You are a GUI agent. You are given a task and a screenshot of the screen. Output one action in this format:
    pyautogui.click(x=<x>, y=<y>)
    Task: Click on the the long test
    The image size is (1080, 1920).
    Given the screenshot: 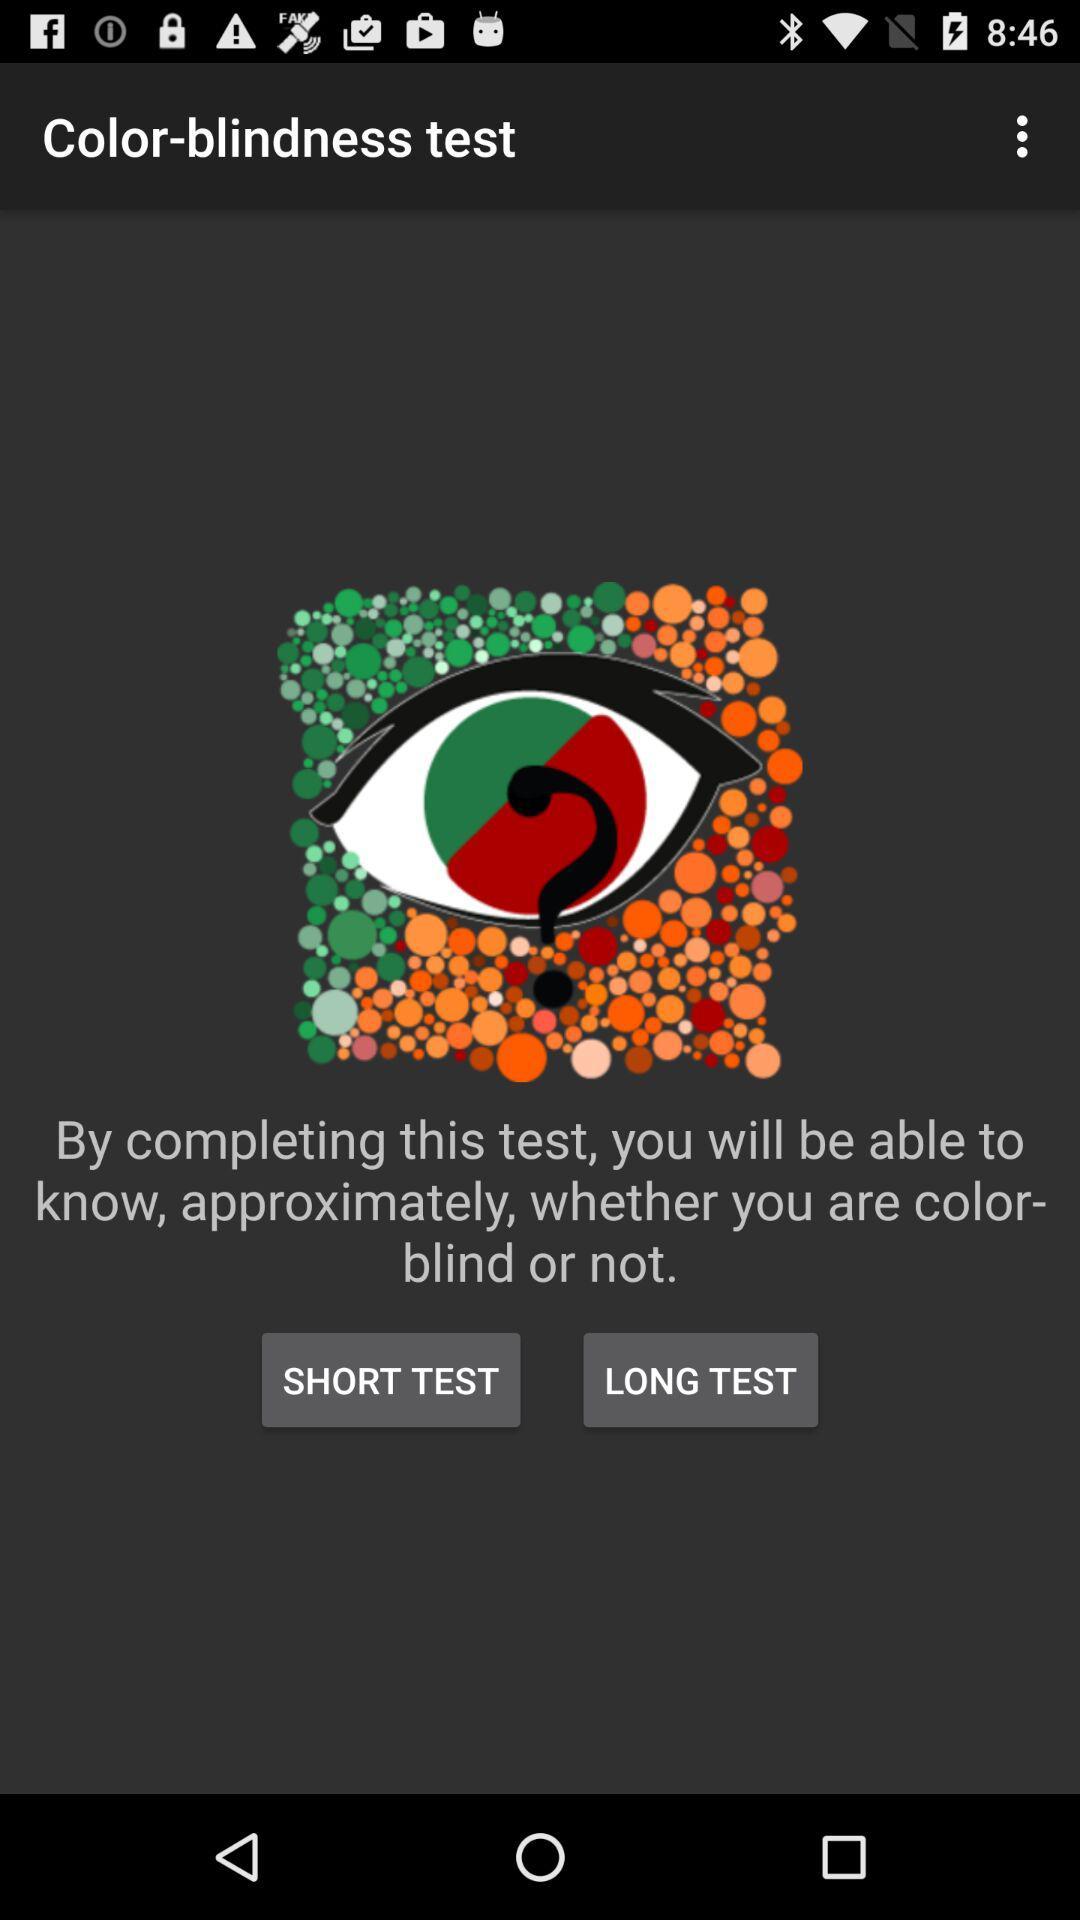 What is the action you would take?
    pyautogui.click(x=699, y=1379)
    